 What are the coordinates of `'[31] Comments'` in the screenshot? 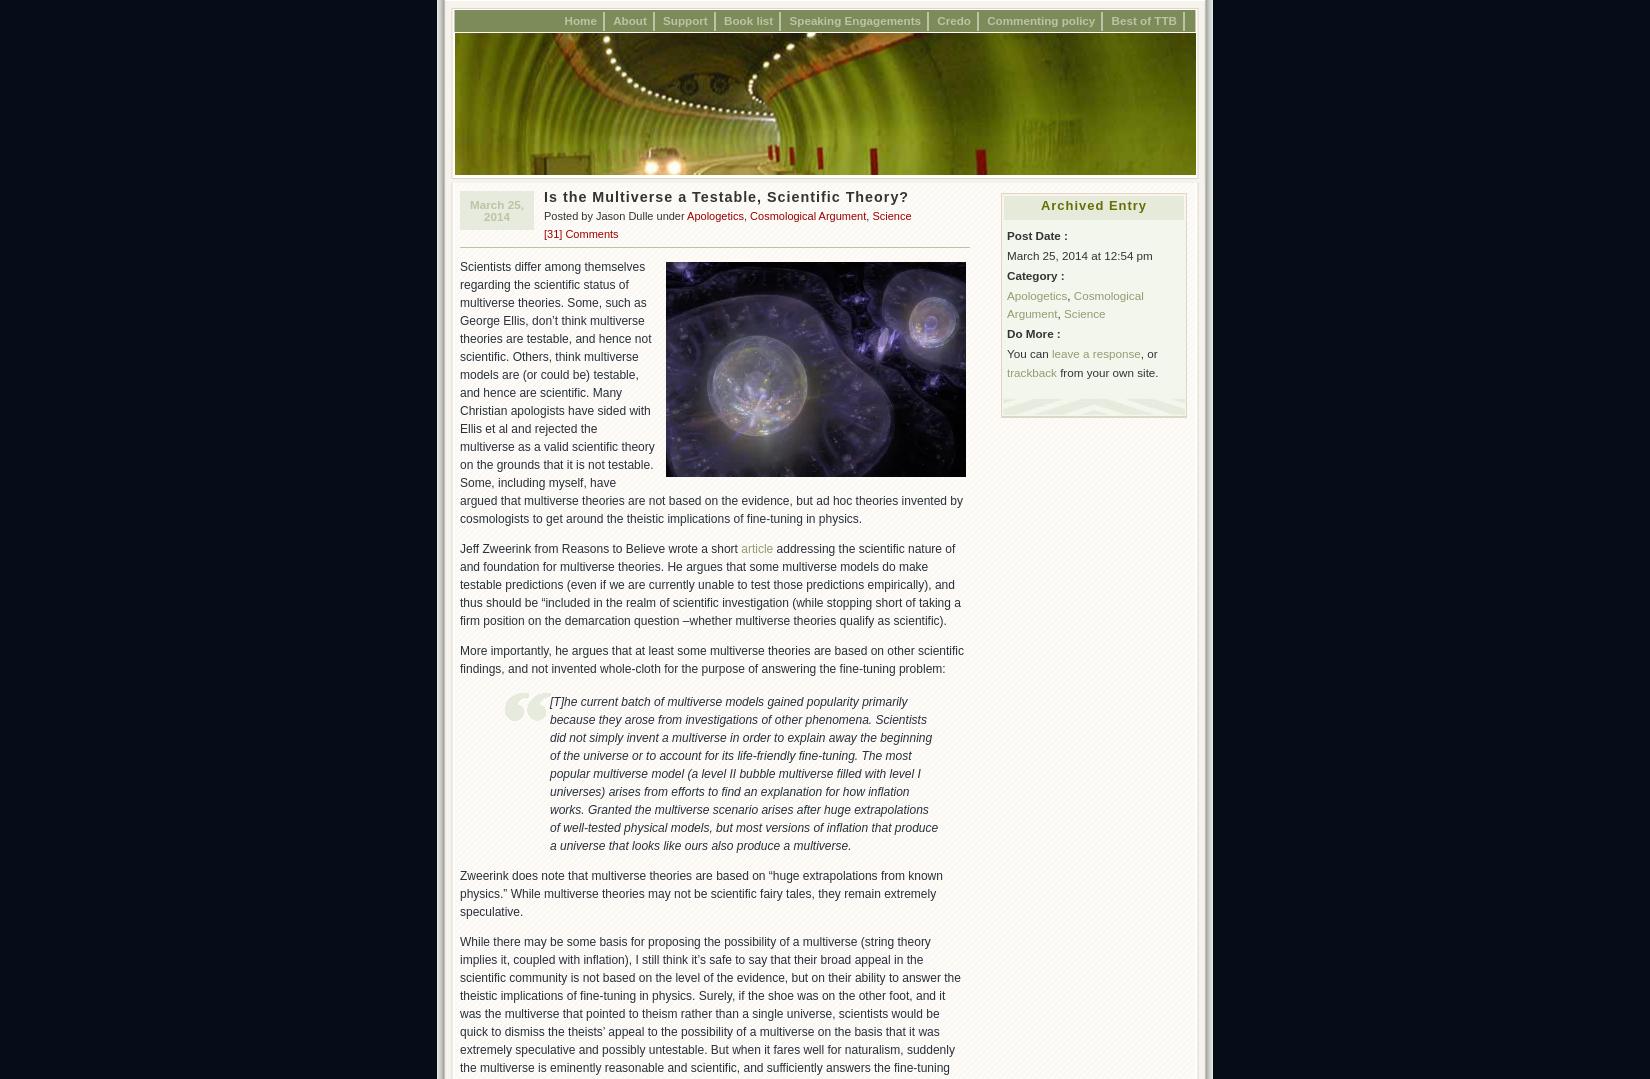 It's located at (579, 233).